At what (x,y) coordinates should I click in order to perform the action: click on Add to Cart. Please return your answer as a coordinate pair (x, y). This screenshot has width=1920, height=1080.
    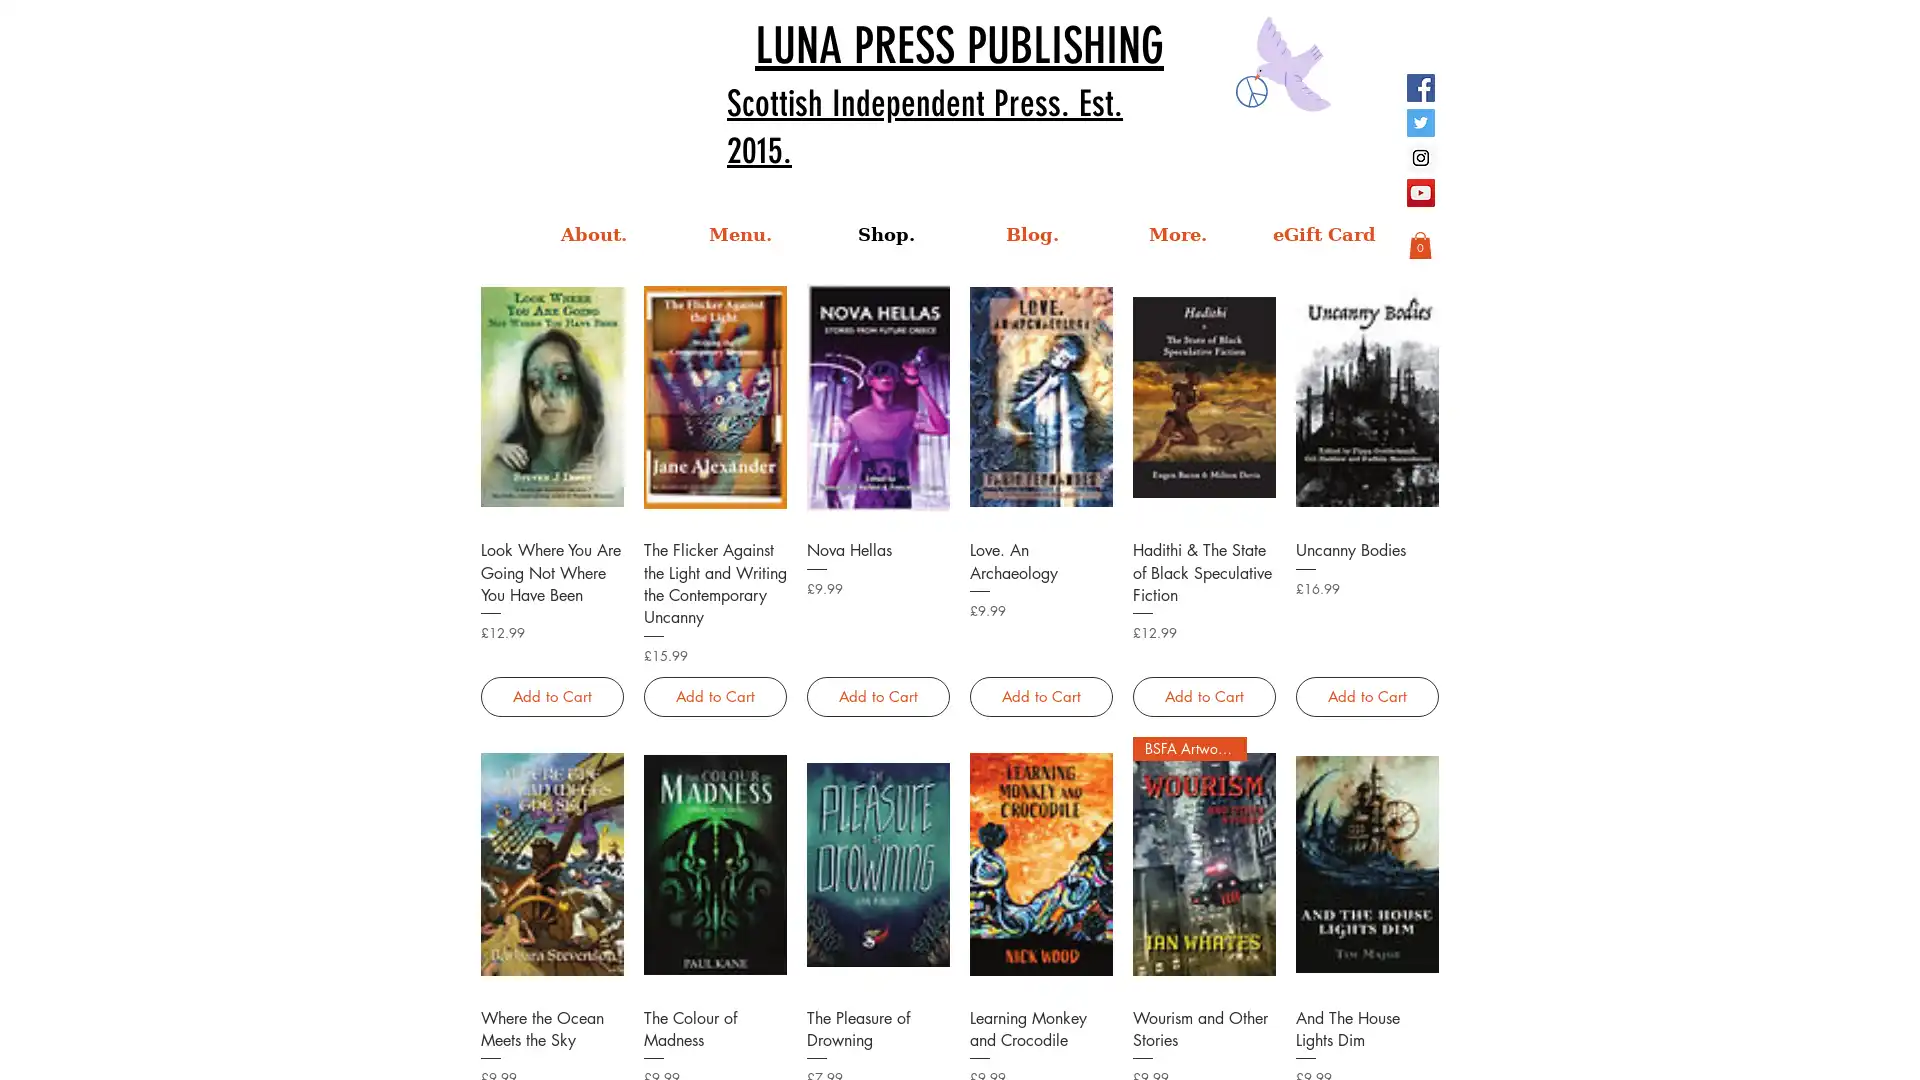
    Looking at the image, I should click on (552, 695).